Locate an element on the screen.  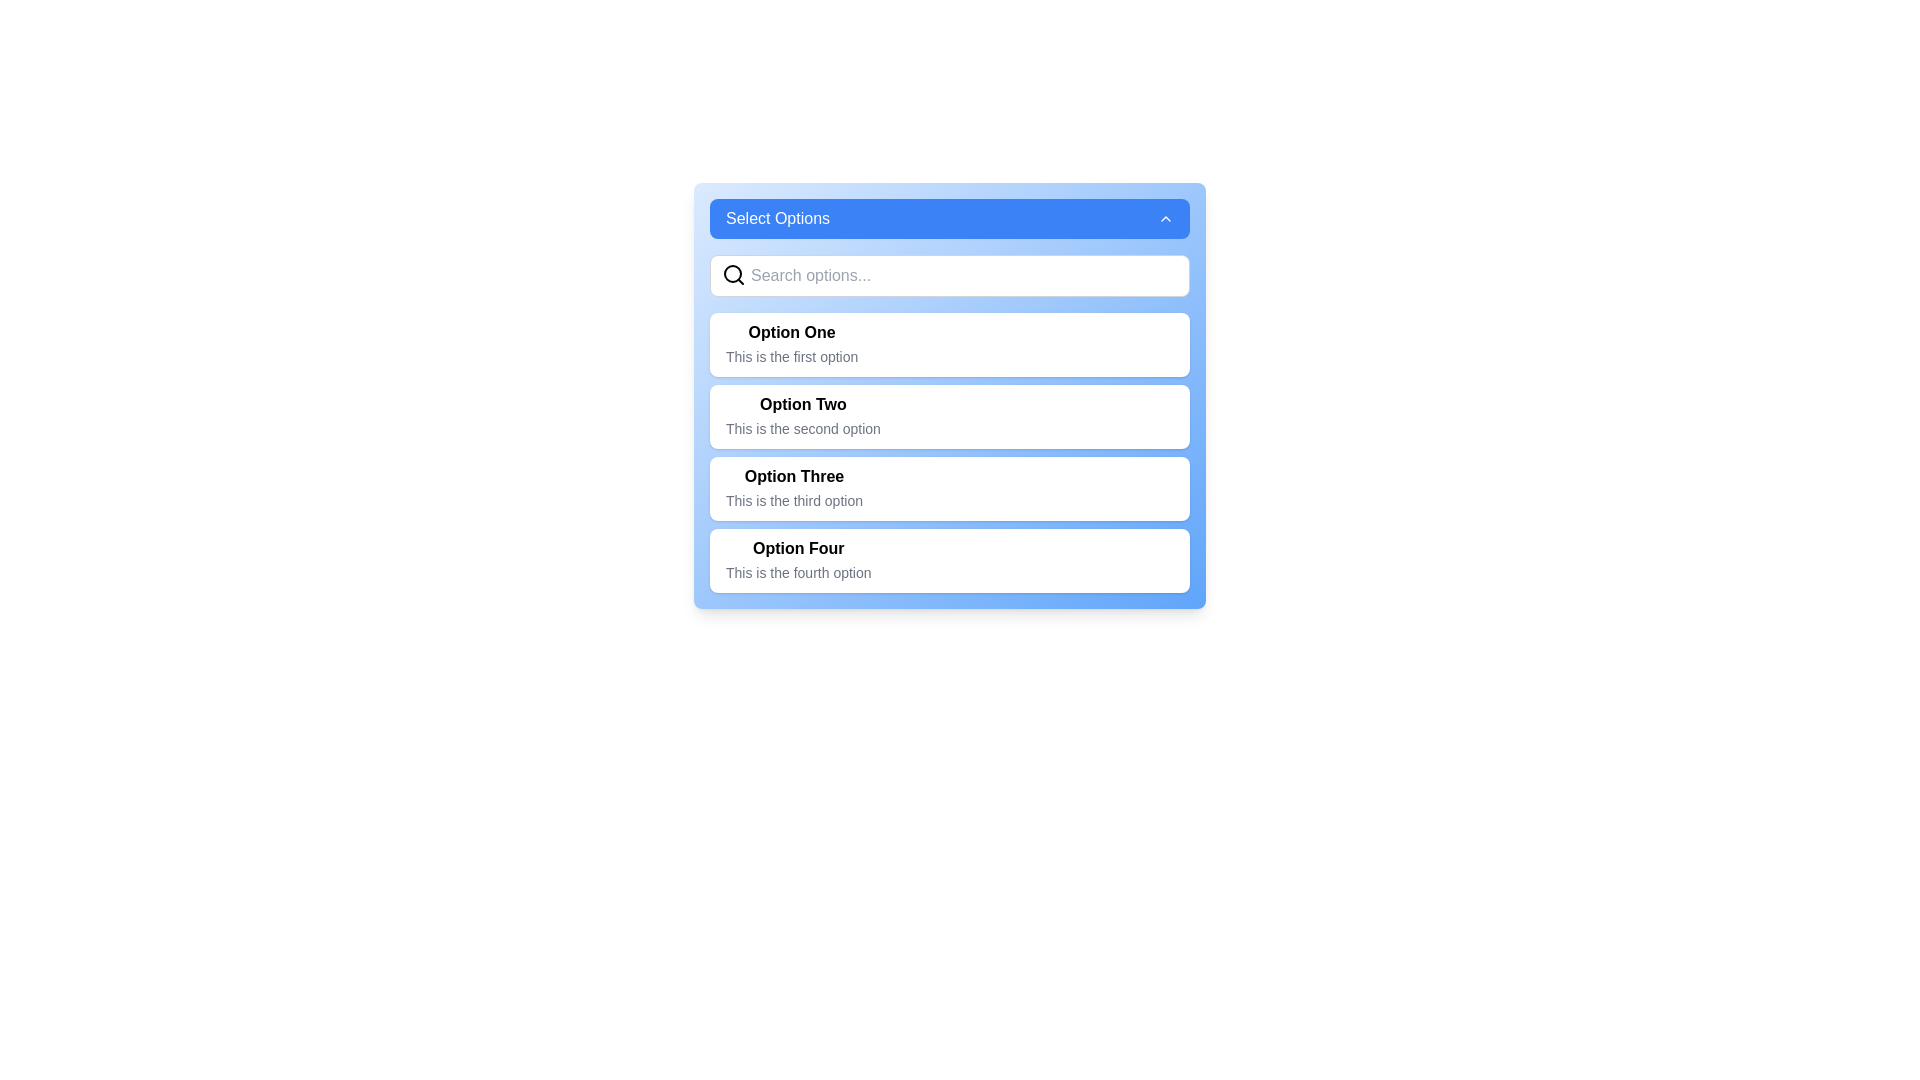
the topmost dropdown trigger button positioned above the search input box is located at coordinates (949, 219).